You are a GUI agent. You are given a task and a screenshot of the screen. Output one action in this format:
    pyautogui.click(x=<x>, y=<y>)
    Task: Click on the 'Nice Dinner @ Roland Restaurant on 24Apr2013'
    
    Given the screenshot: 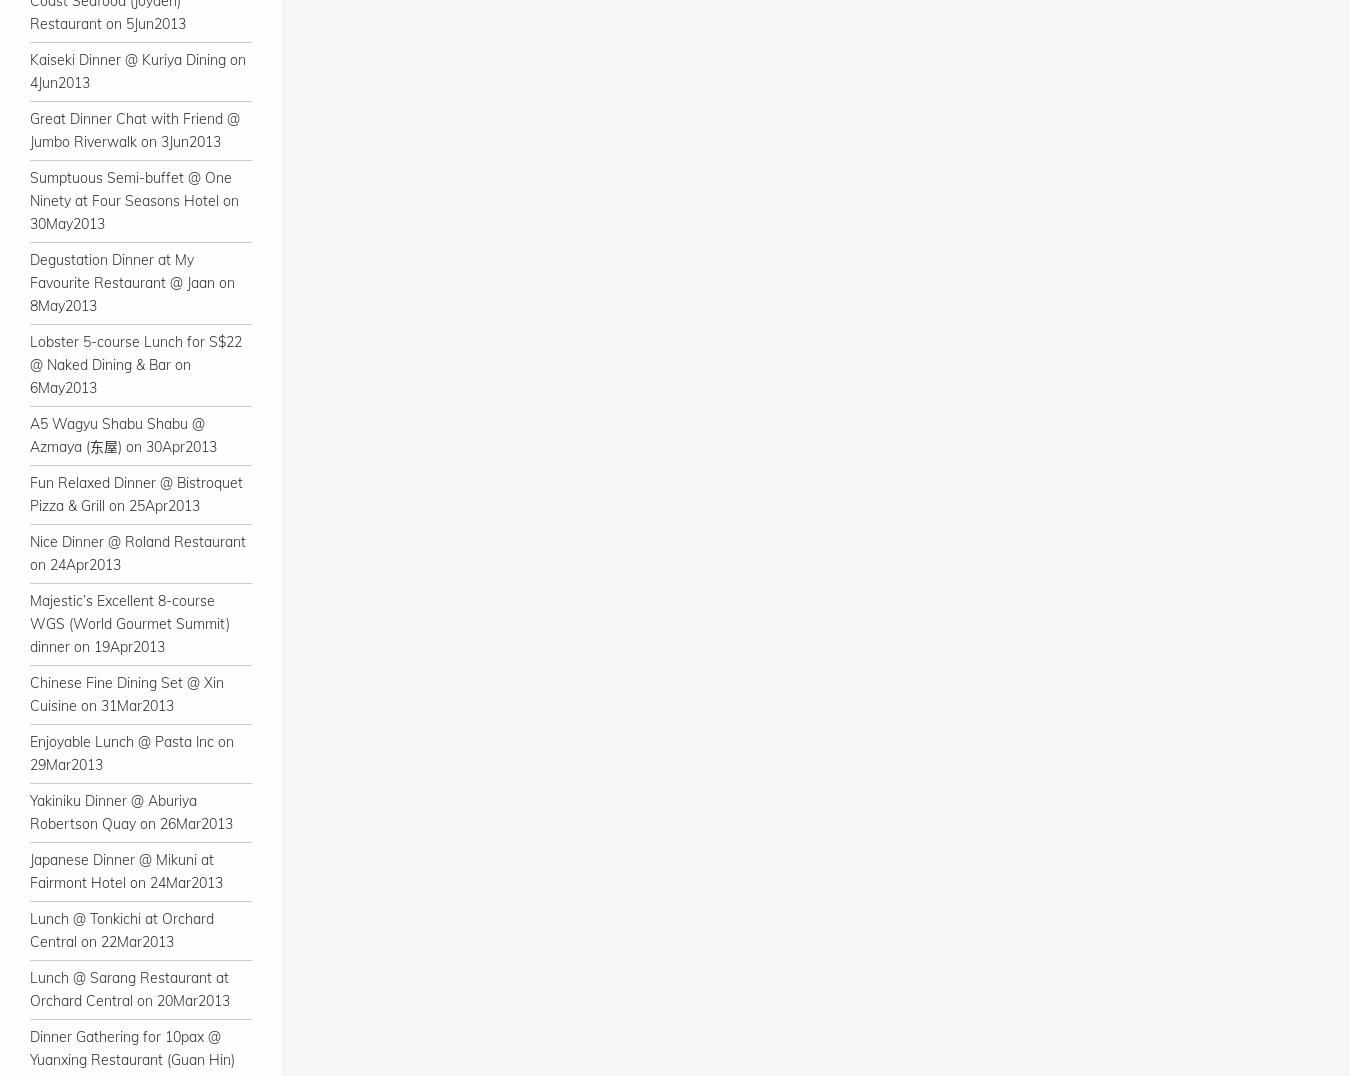 What is the action you would take?
    pyautogui.click(x=28, y=552)
    